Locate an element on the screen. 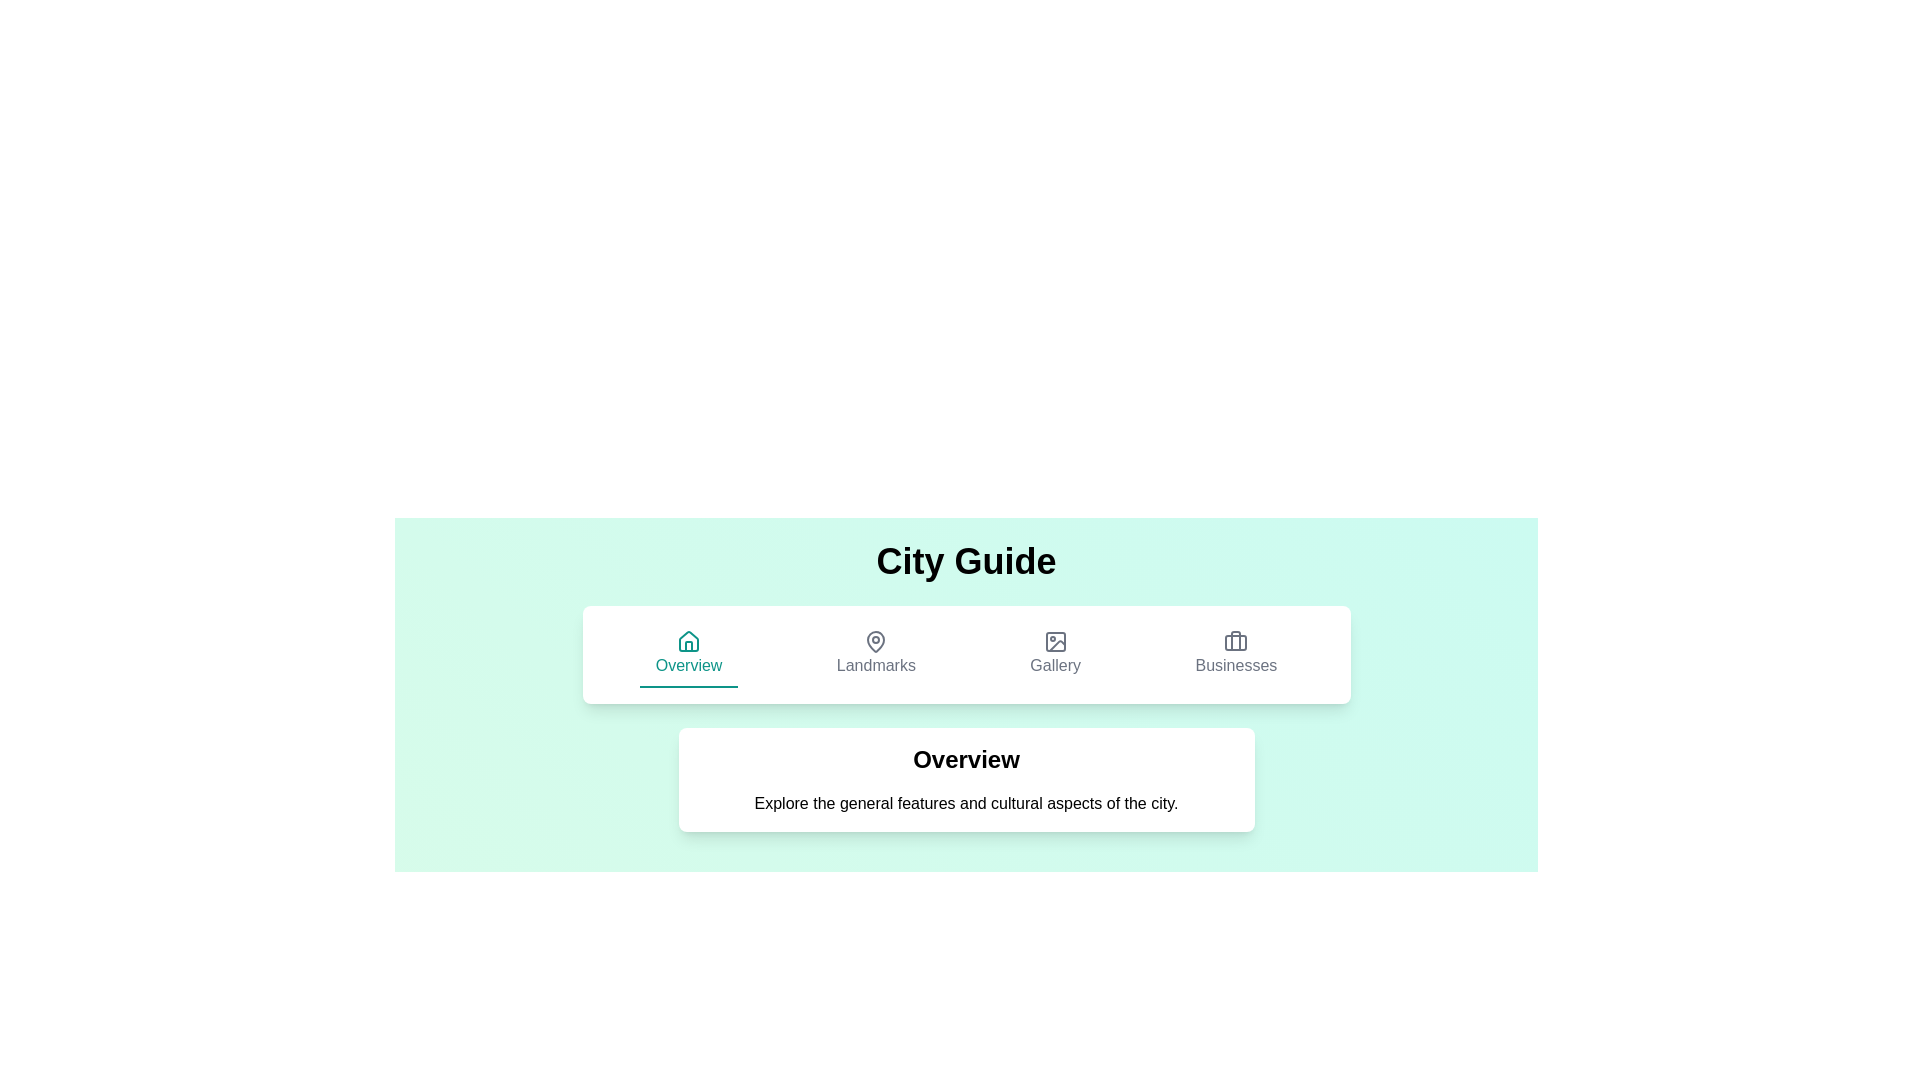 The width and height of the screenshot is (1920, 1080). the 'Gallery' navigation button, which is the third tab in the 'City Guide' section, positioned between 'Landmarks' and 'Businesses' is located at coordinates (1054, 655).